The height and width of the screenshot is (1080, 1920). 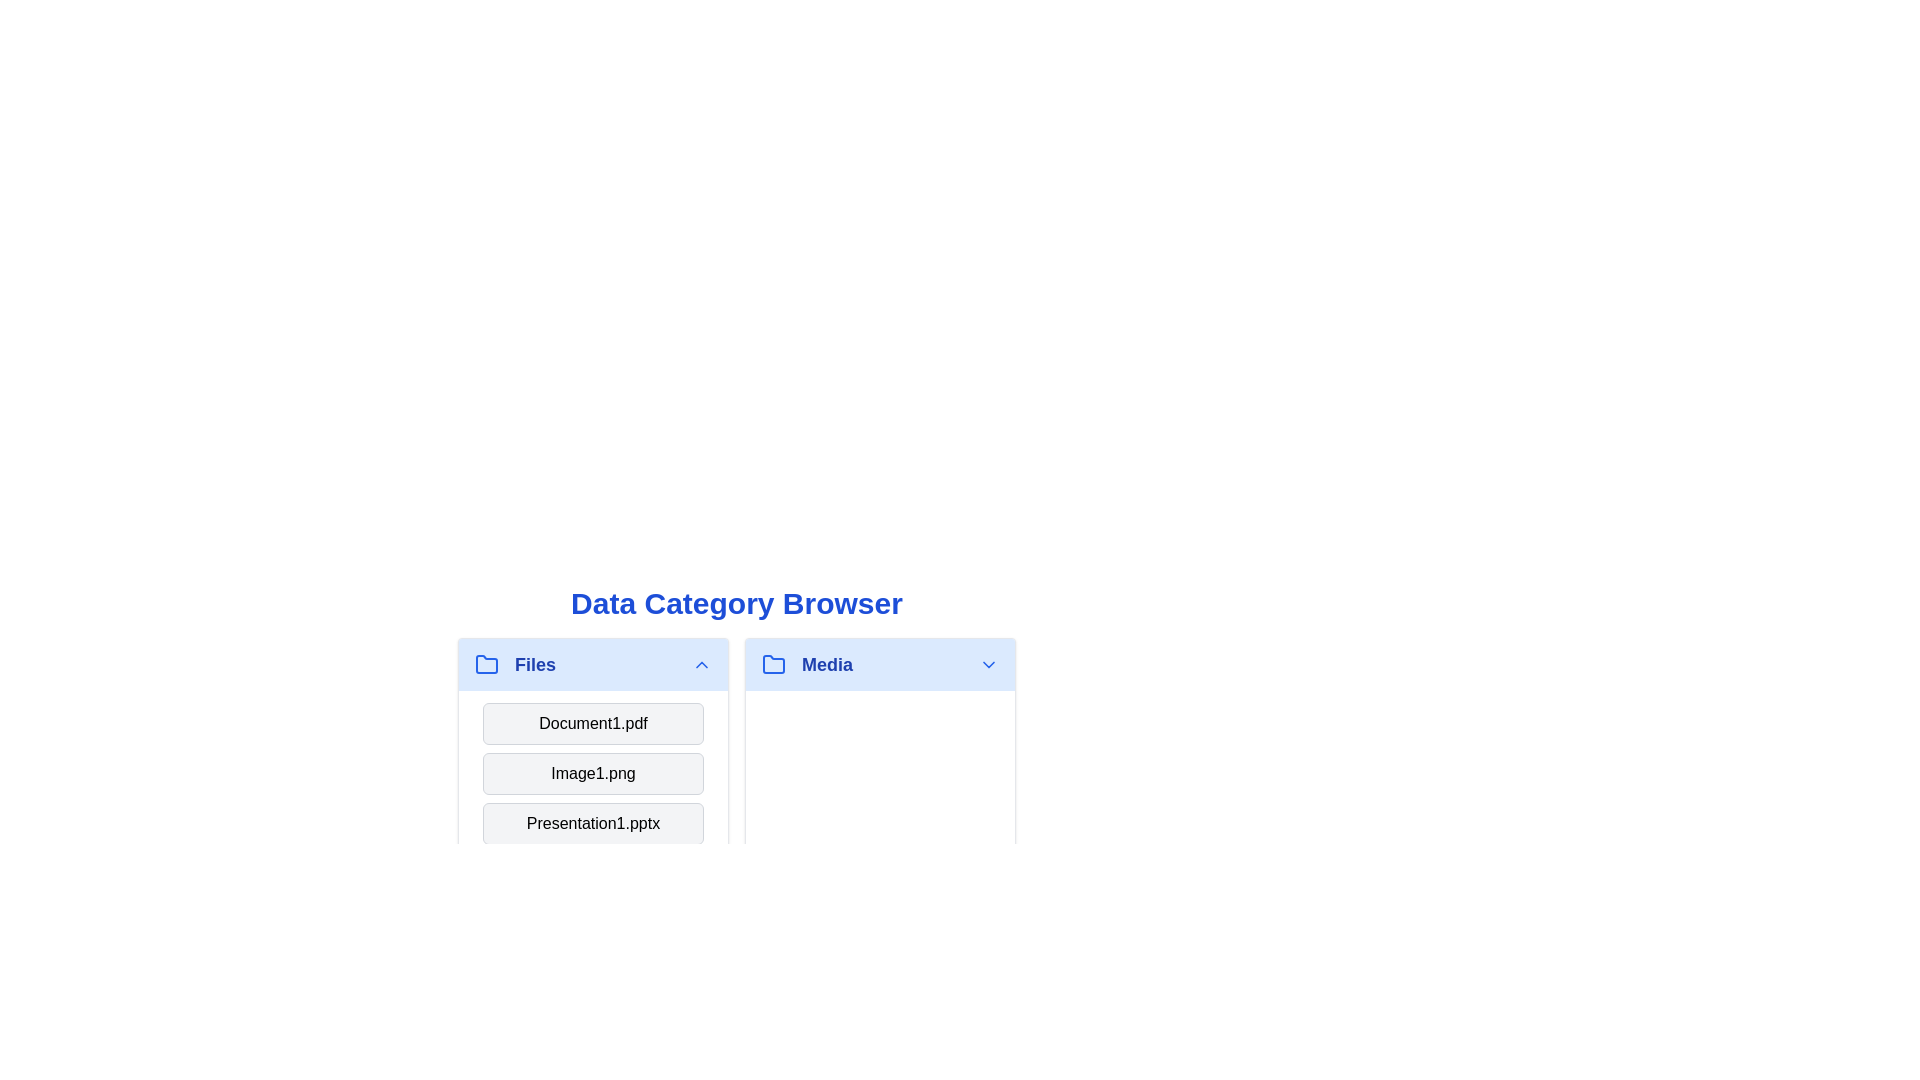 I want to click on the category header or item Document1.pdf, so click(x=592, y=724).